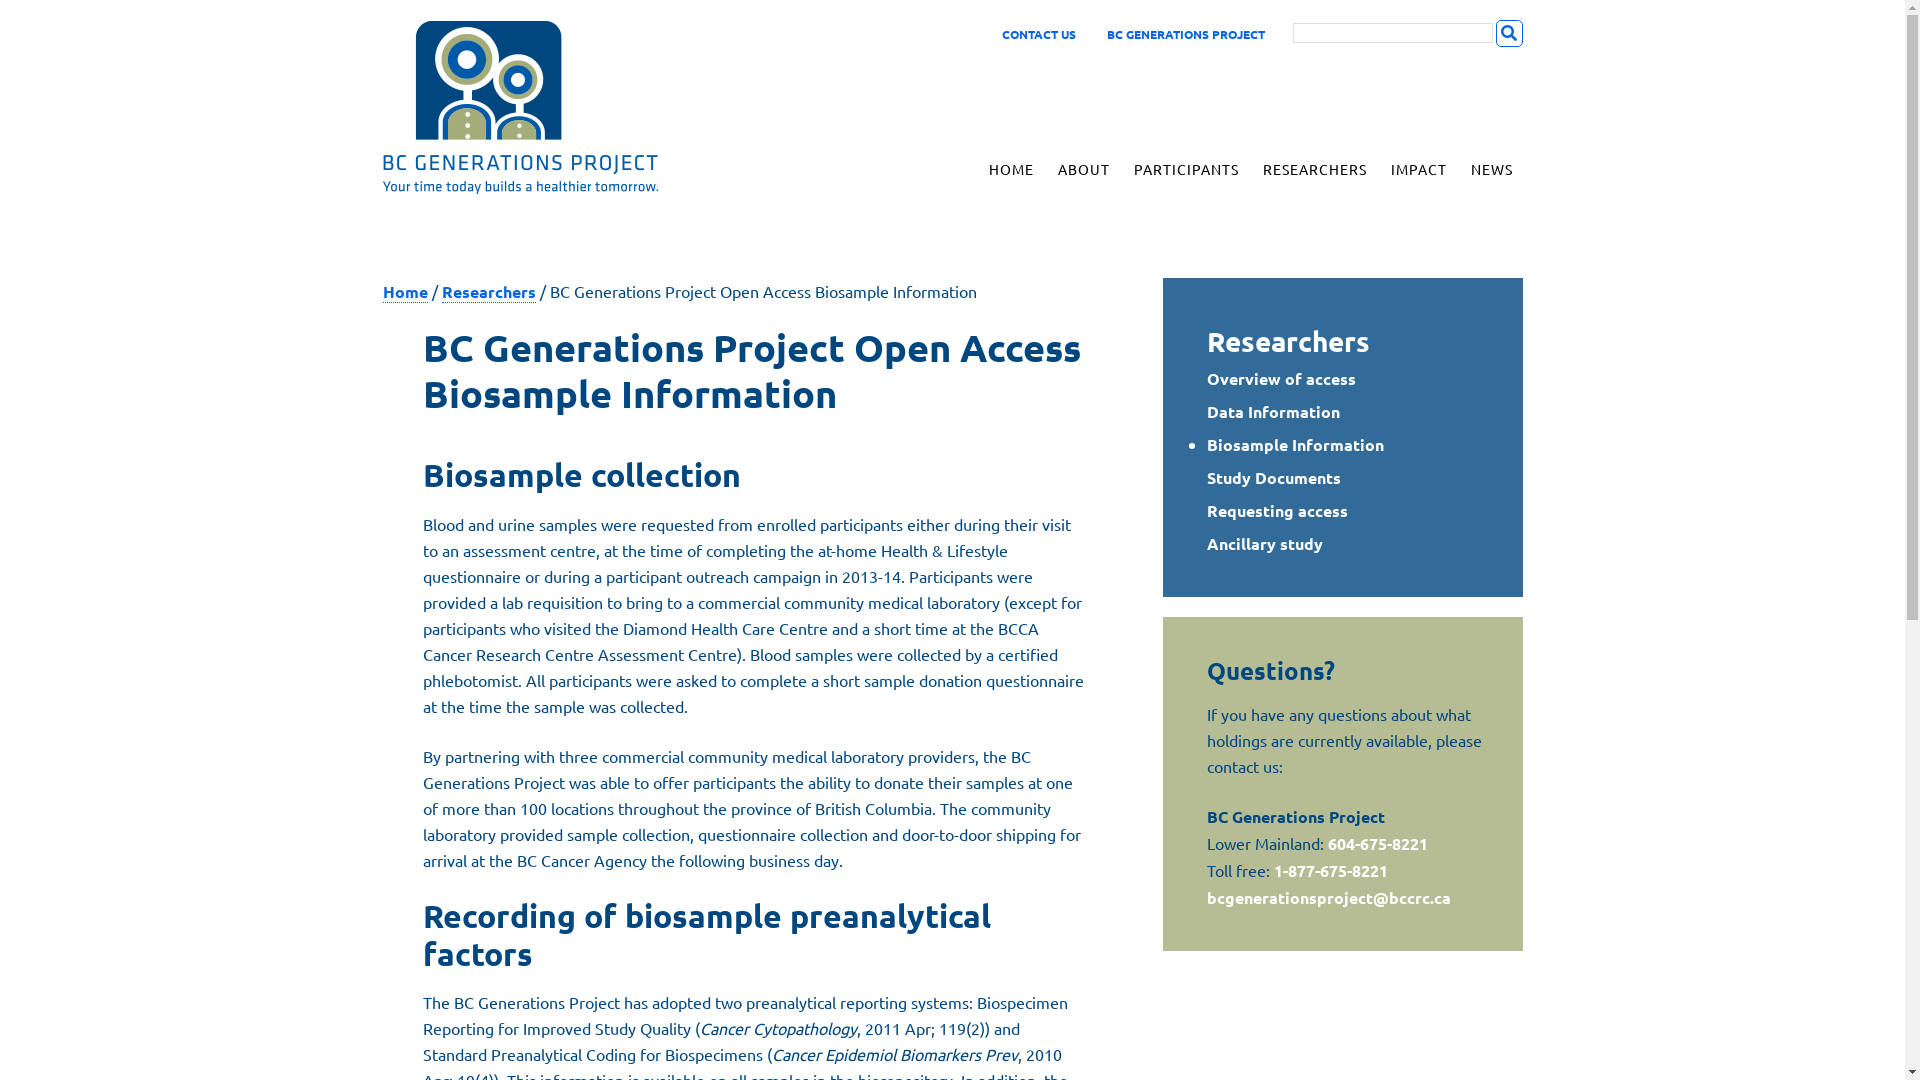 This screenshot has width=1920, height=1080. Describe the element at coordinates (1491, 168) in the screenshot. I see `'NEWS'` at that location.